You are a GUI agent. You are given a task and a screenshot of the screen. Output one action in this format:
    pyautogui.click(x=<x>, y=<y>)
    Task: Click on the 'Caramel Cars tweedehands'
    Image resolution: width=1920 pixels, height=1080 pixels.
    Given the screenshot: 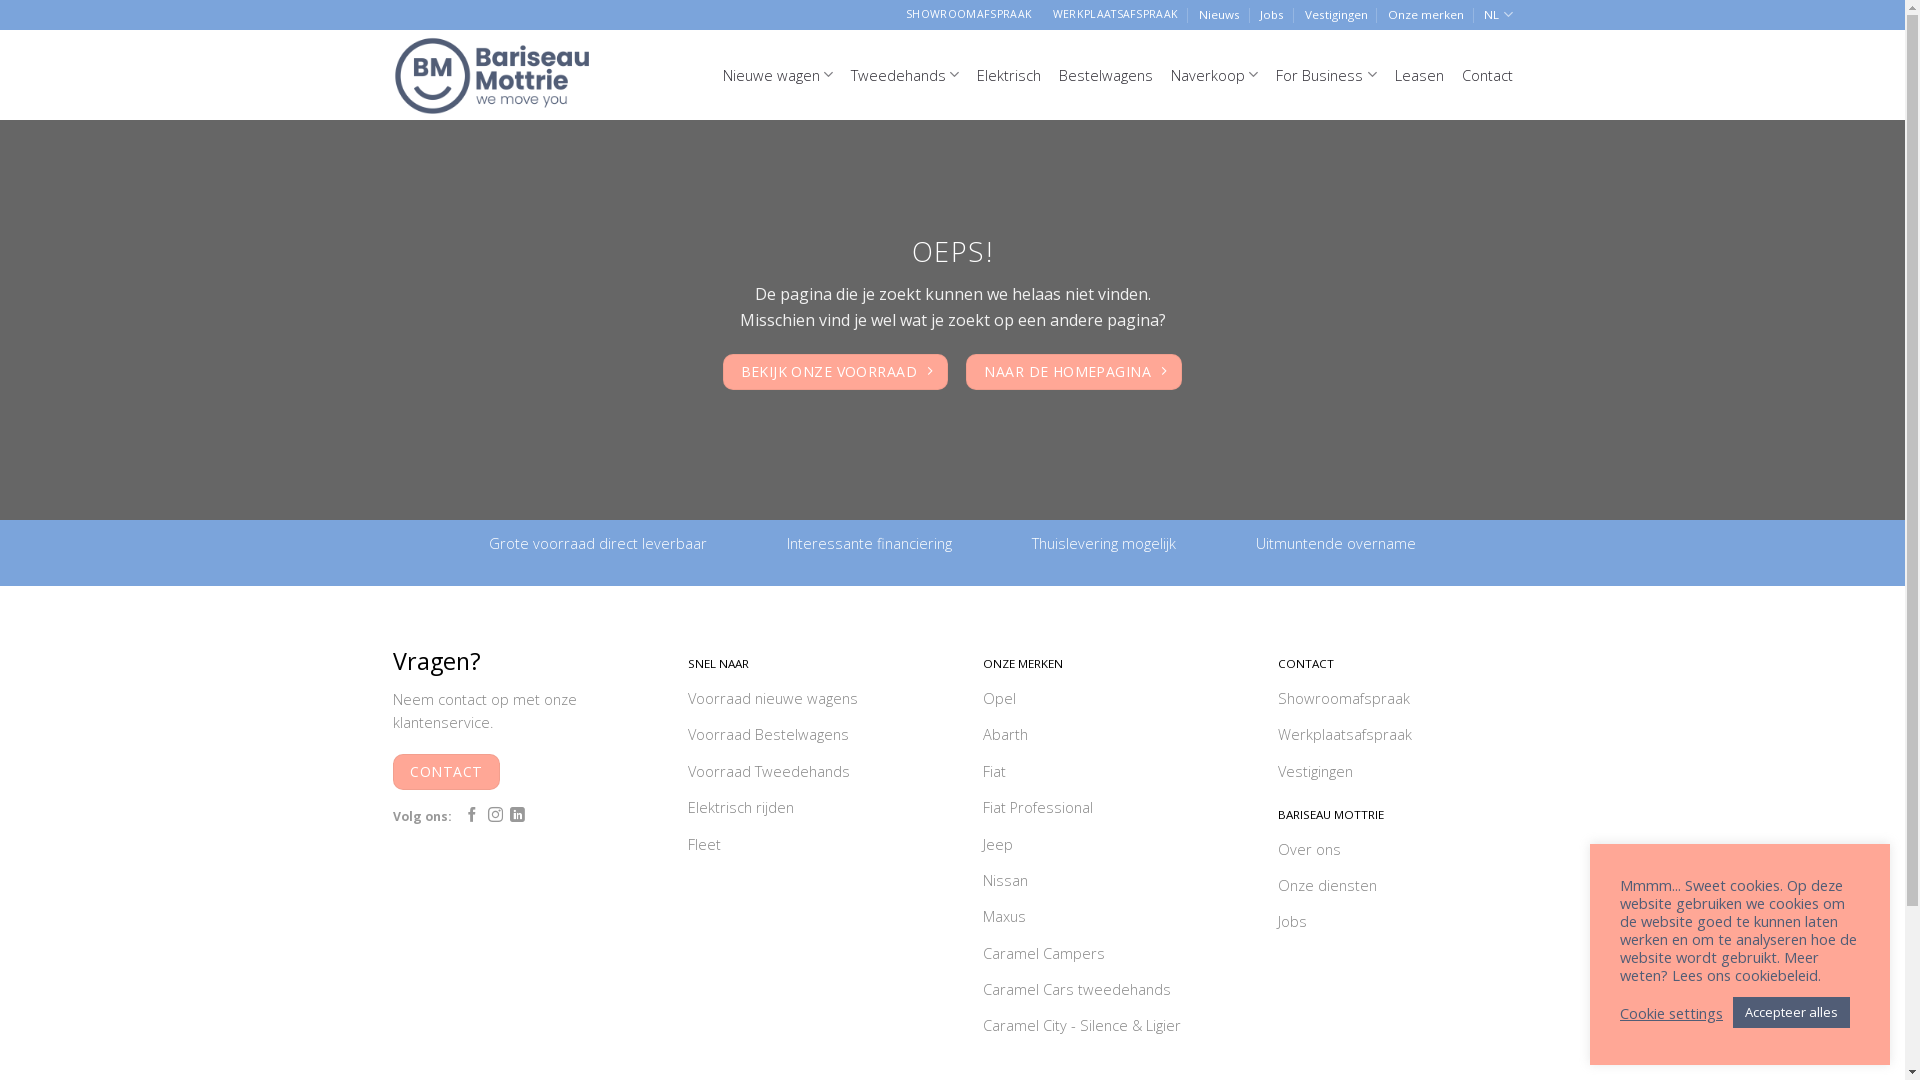 What is the action you would take?
    pyautogui.click(x=982, y=991)
    